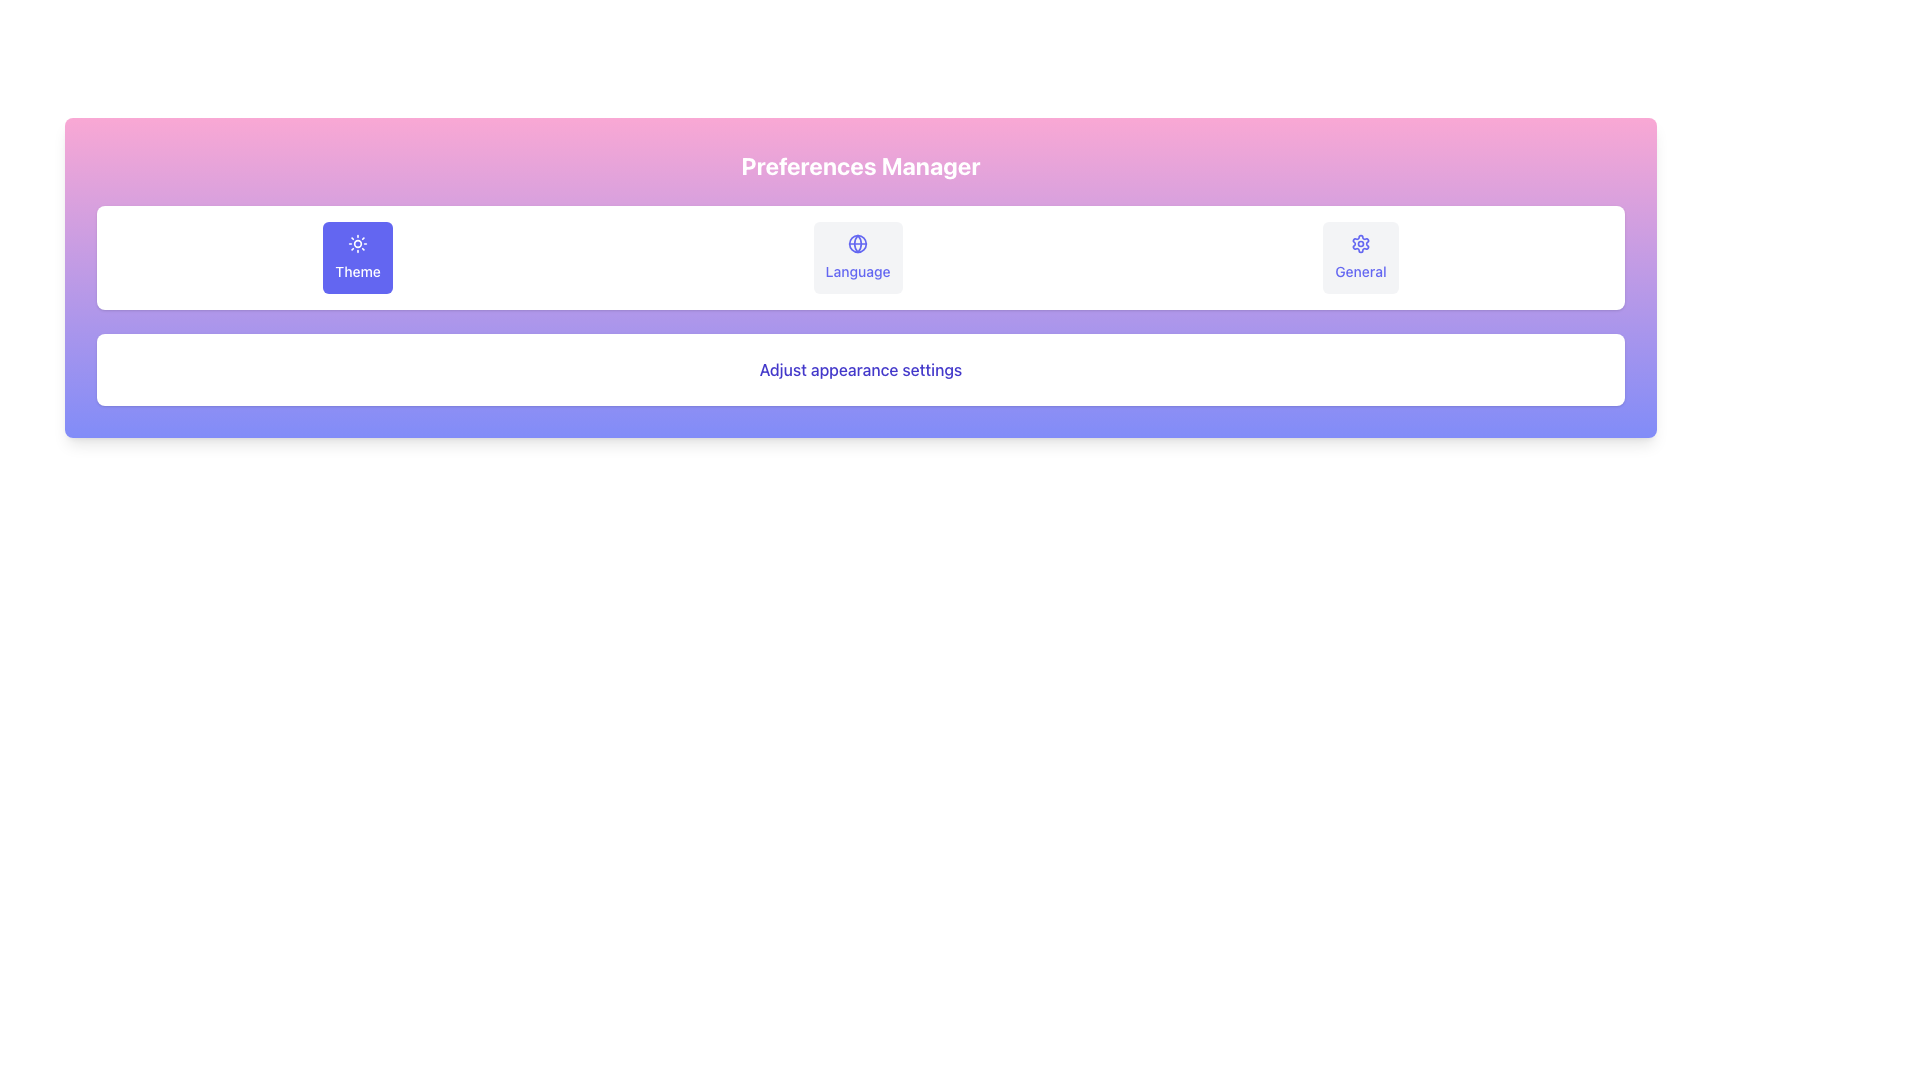 The height and width of the screenshot is (1080, 1920). I want to click on the gear icon representing settings in the Preferences Manager section, which is styled with a blue outline and is located above the 'General' text, so click(1360, 242).